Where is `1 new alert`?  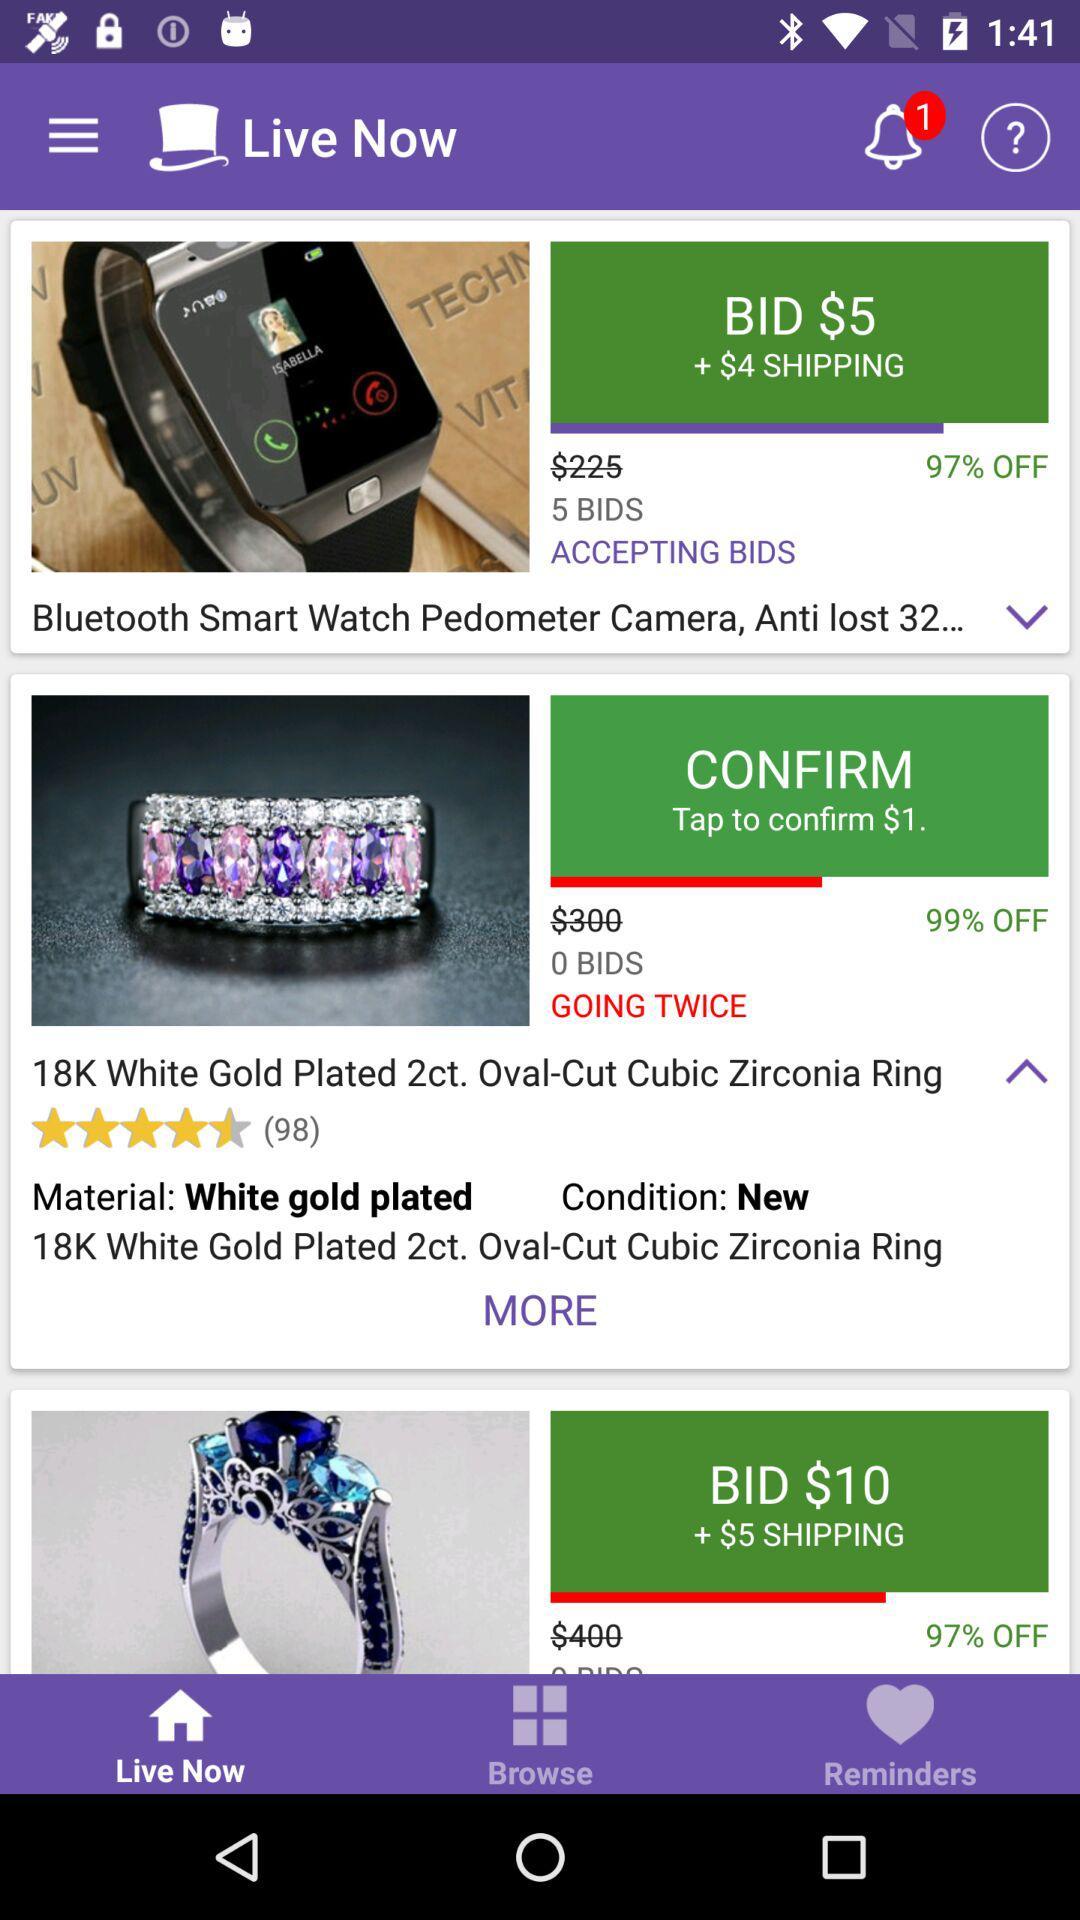
1 new alert is located at coordinates (892, 135).